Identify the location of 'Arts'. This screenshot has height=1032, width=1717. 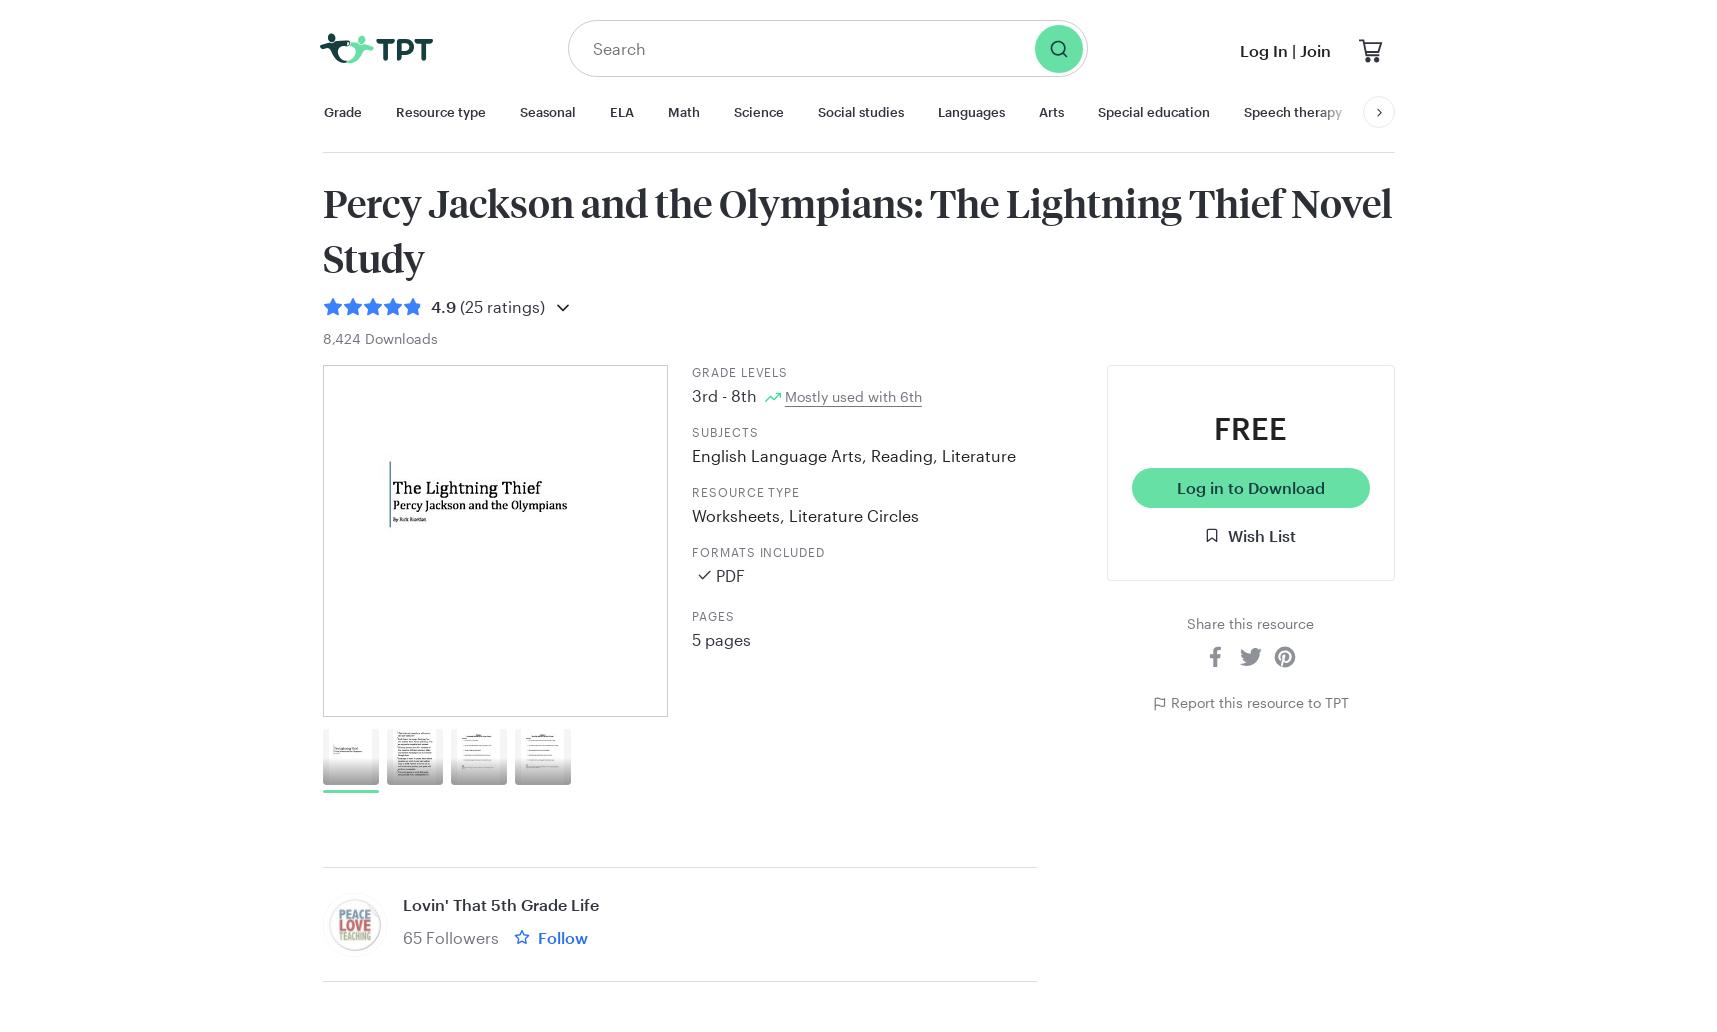
(1050, 111).